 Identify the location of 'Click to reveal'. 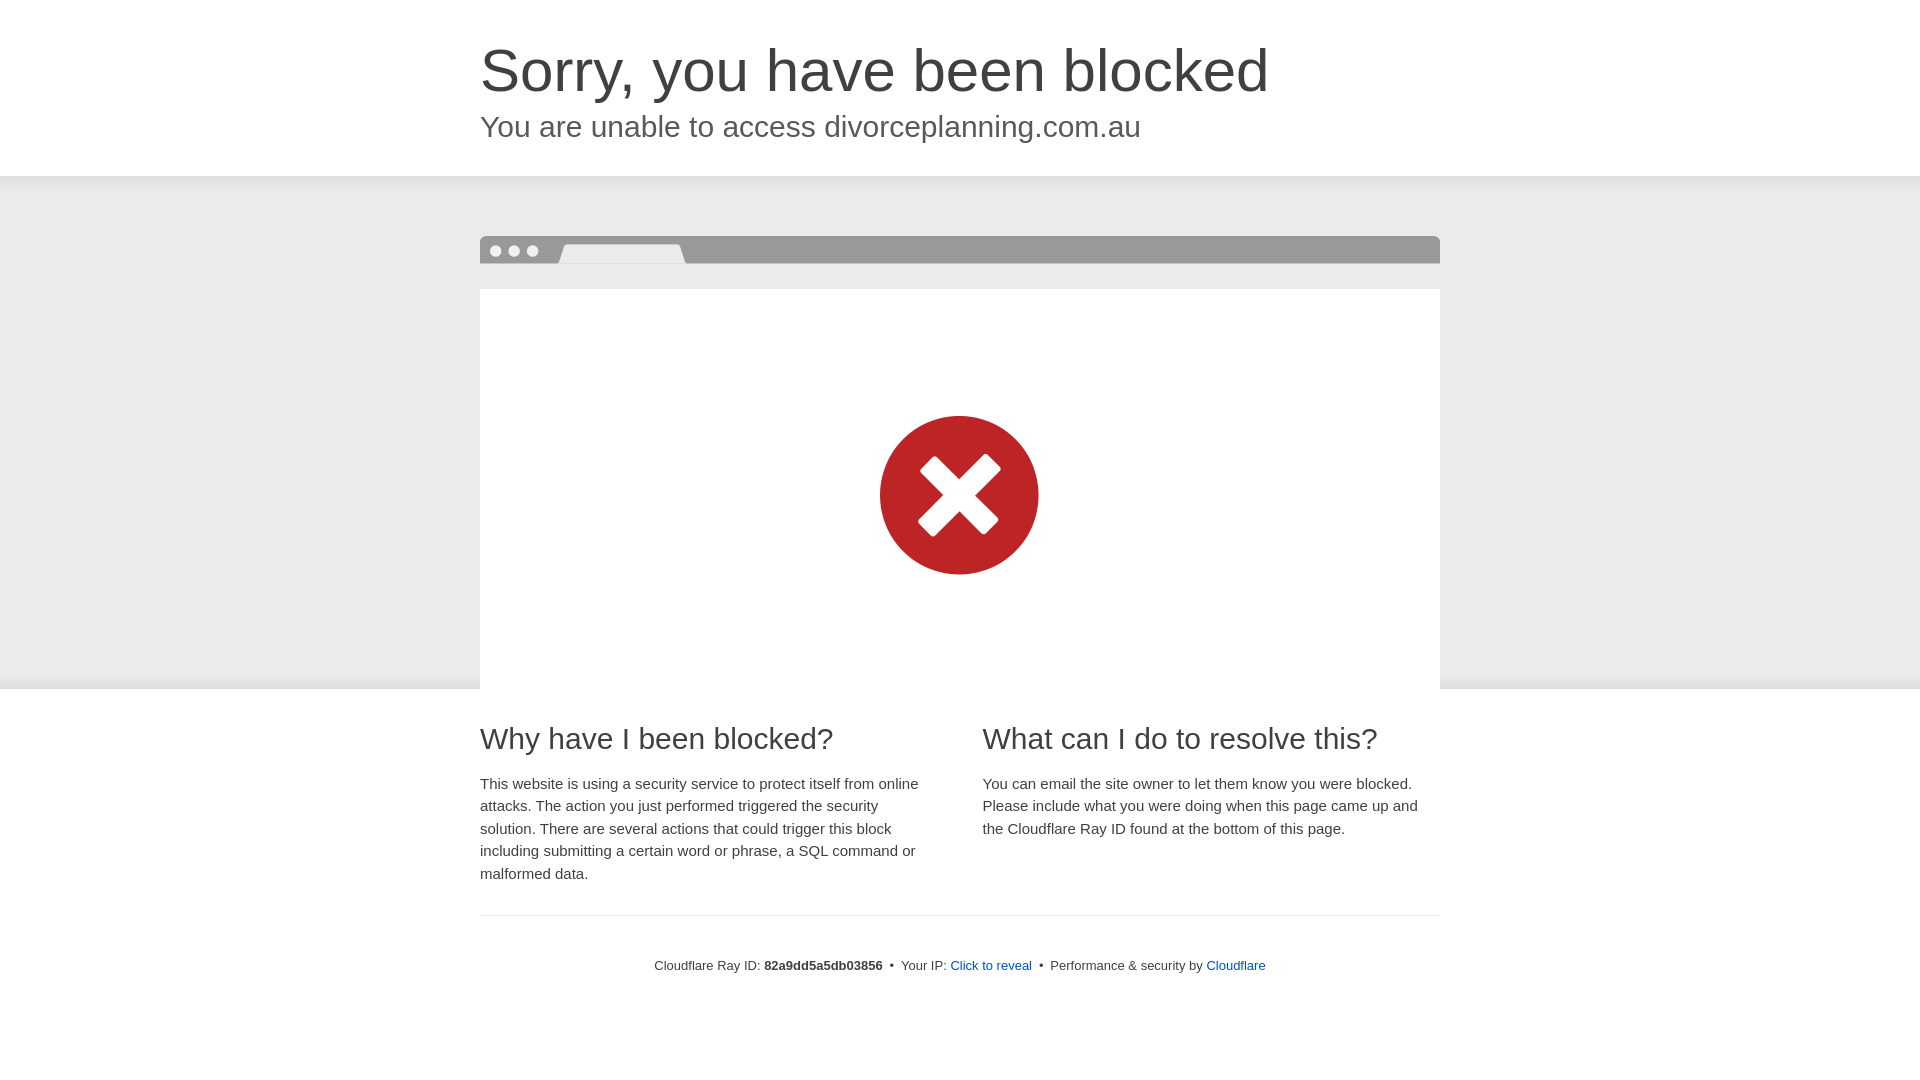
(949, 964).